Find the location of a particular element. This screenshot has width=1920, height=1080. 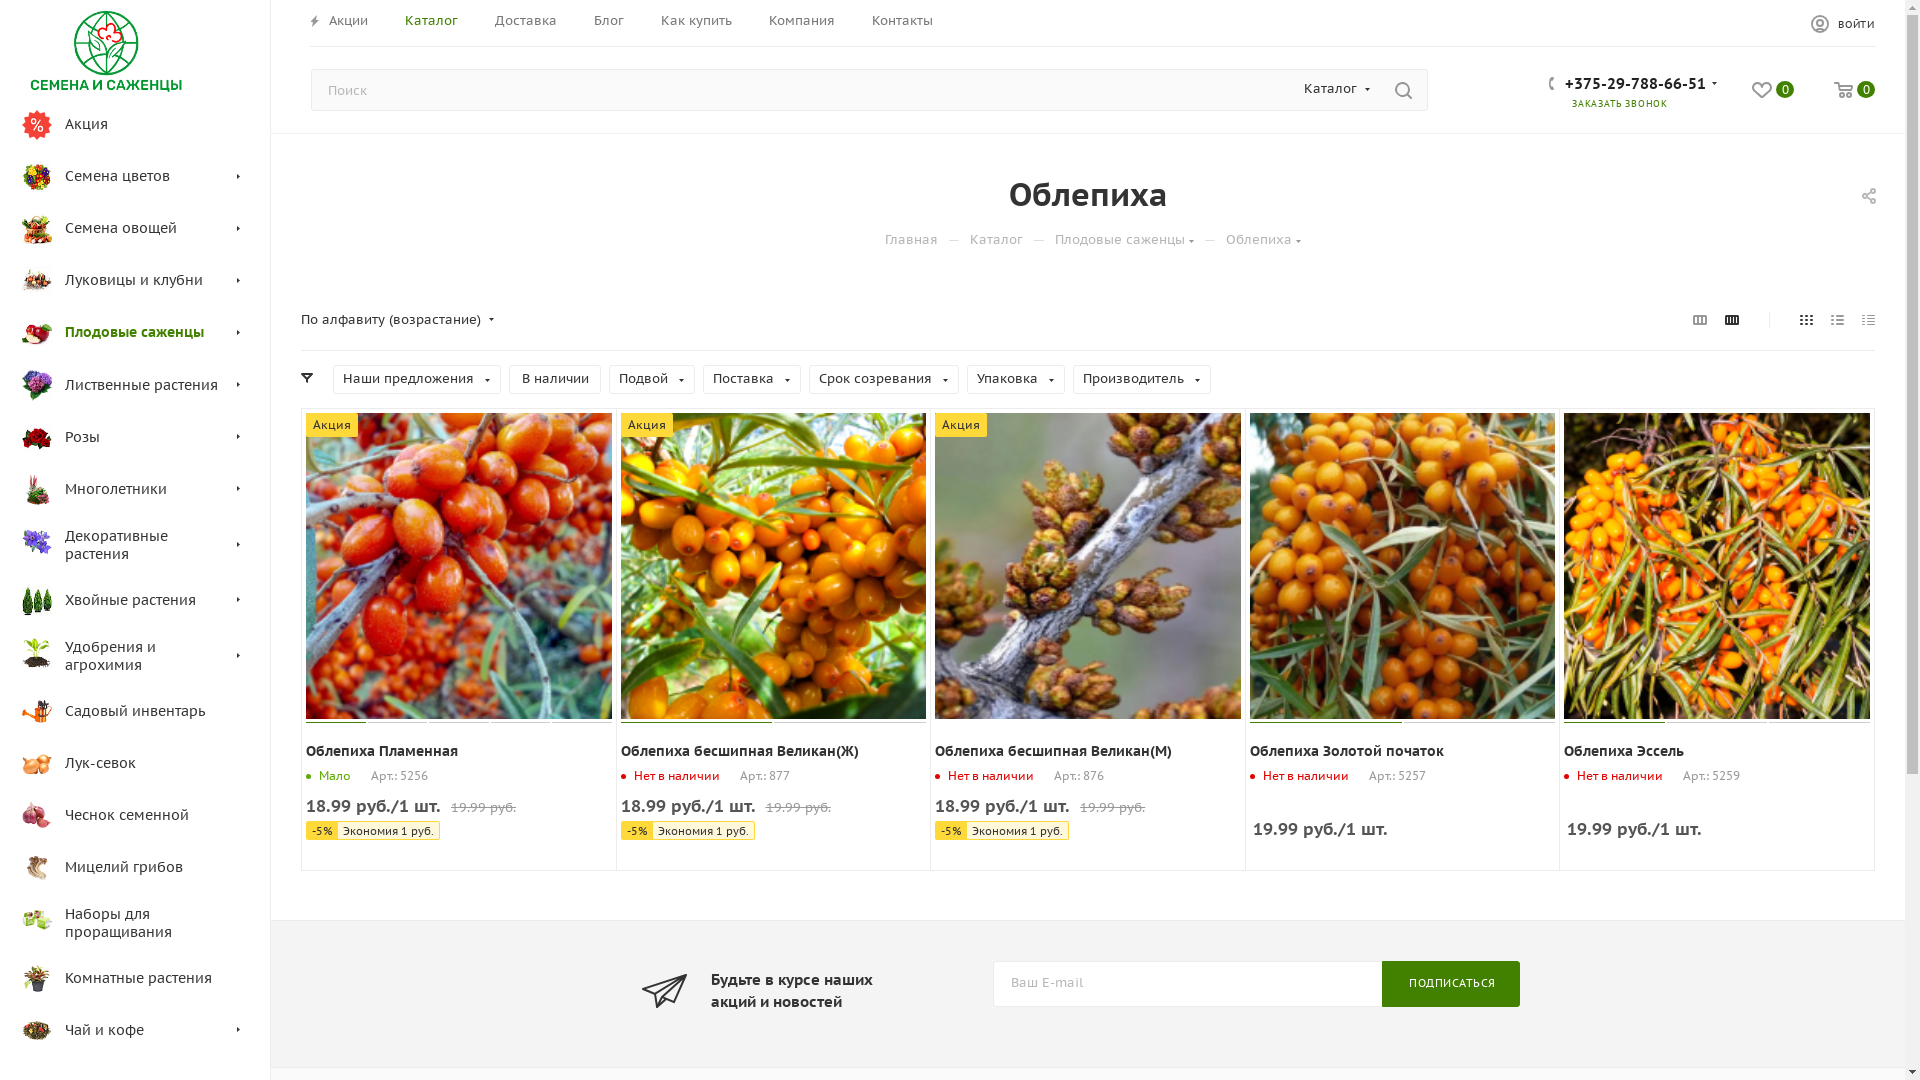

'+375-29-788-66-51' is located at coordinates (1635, 85).